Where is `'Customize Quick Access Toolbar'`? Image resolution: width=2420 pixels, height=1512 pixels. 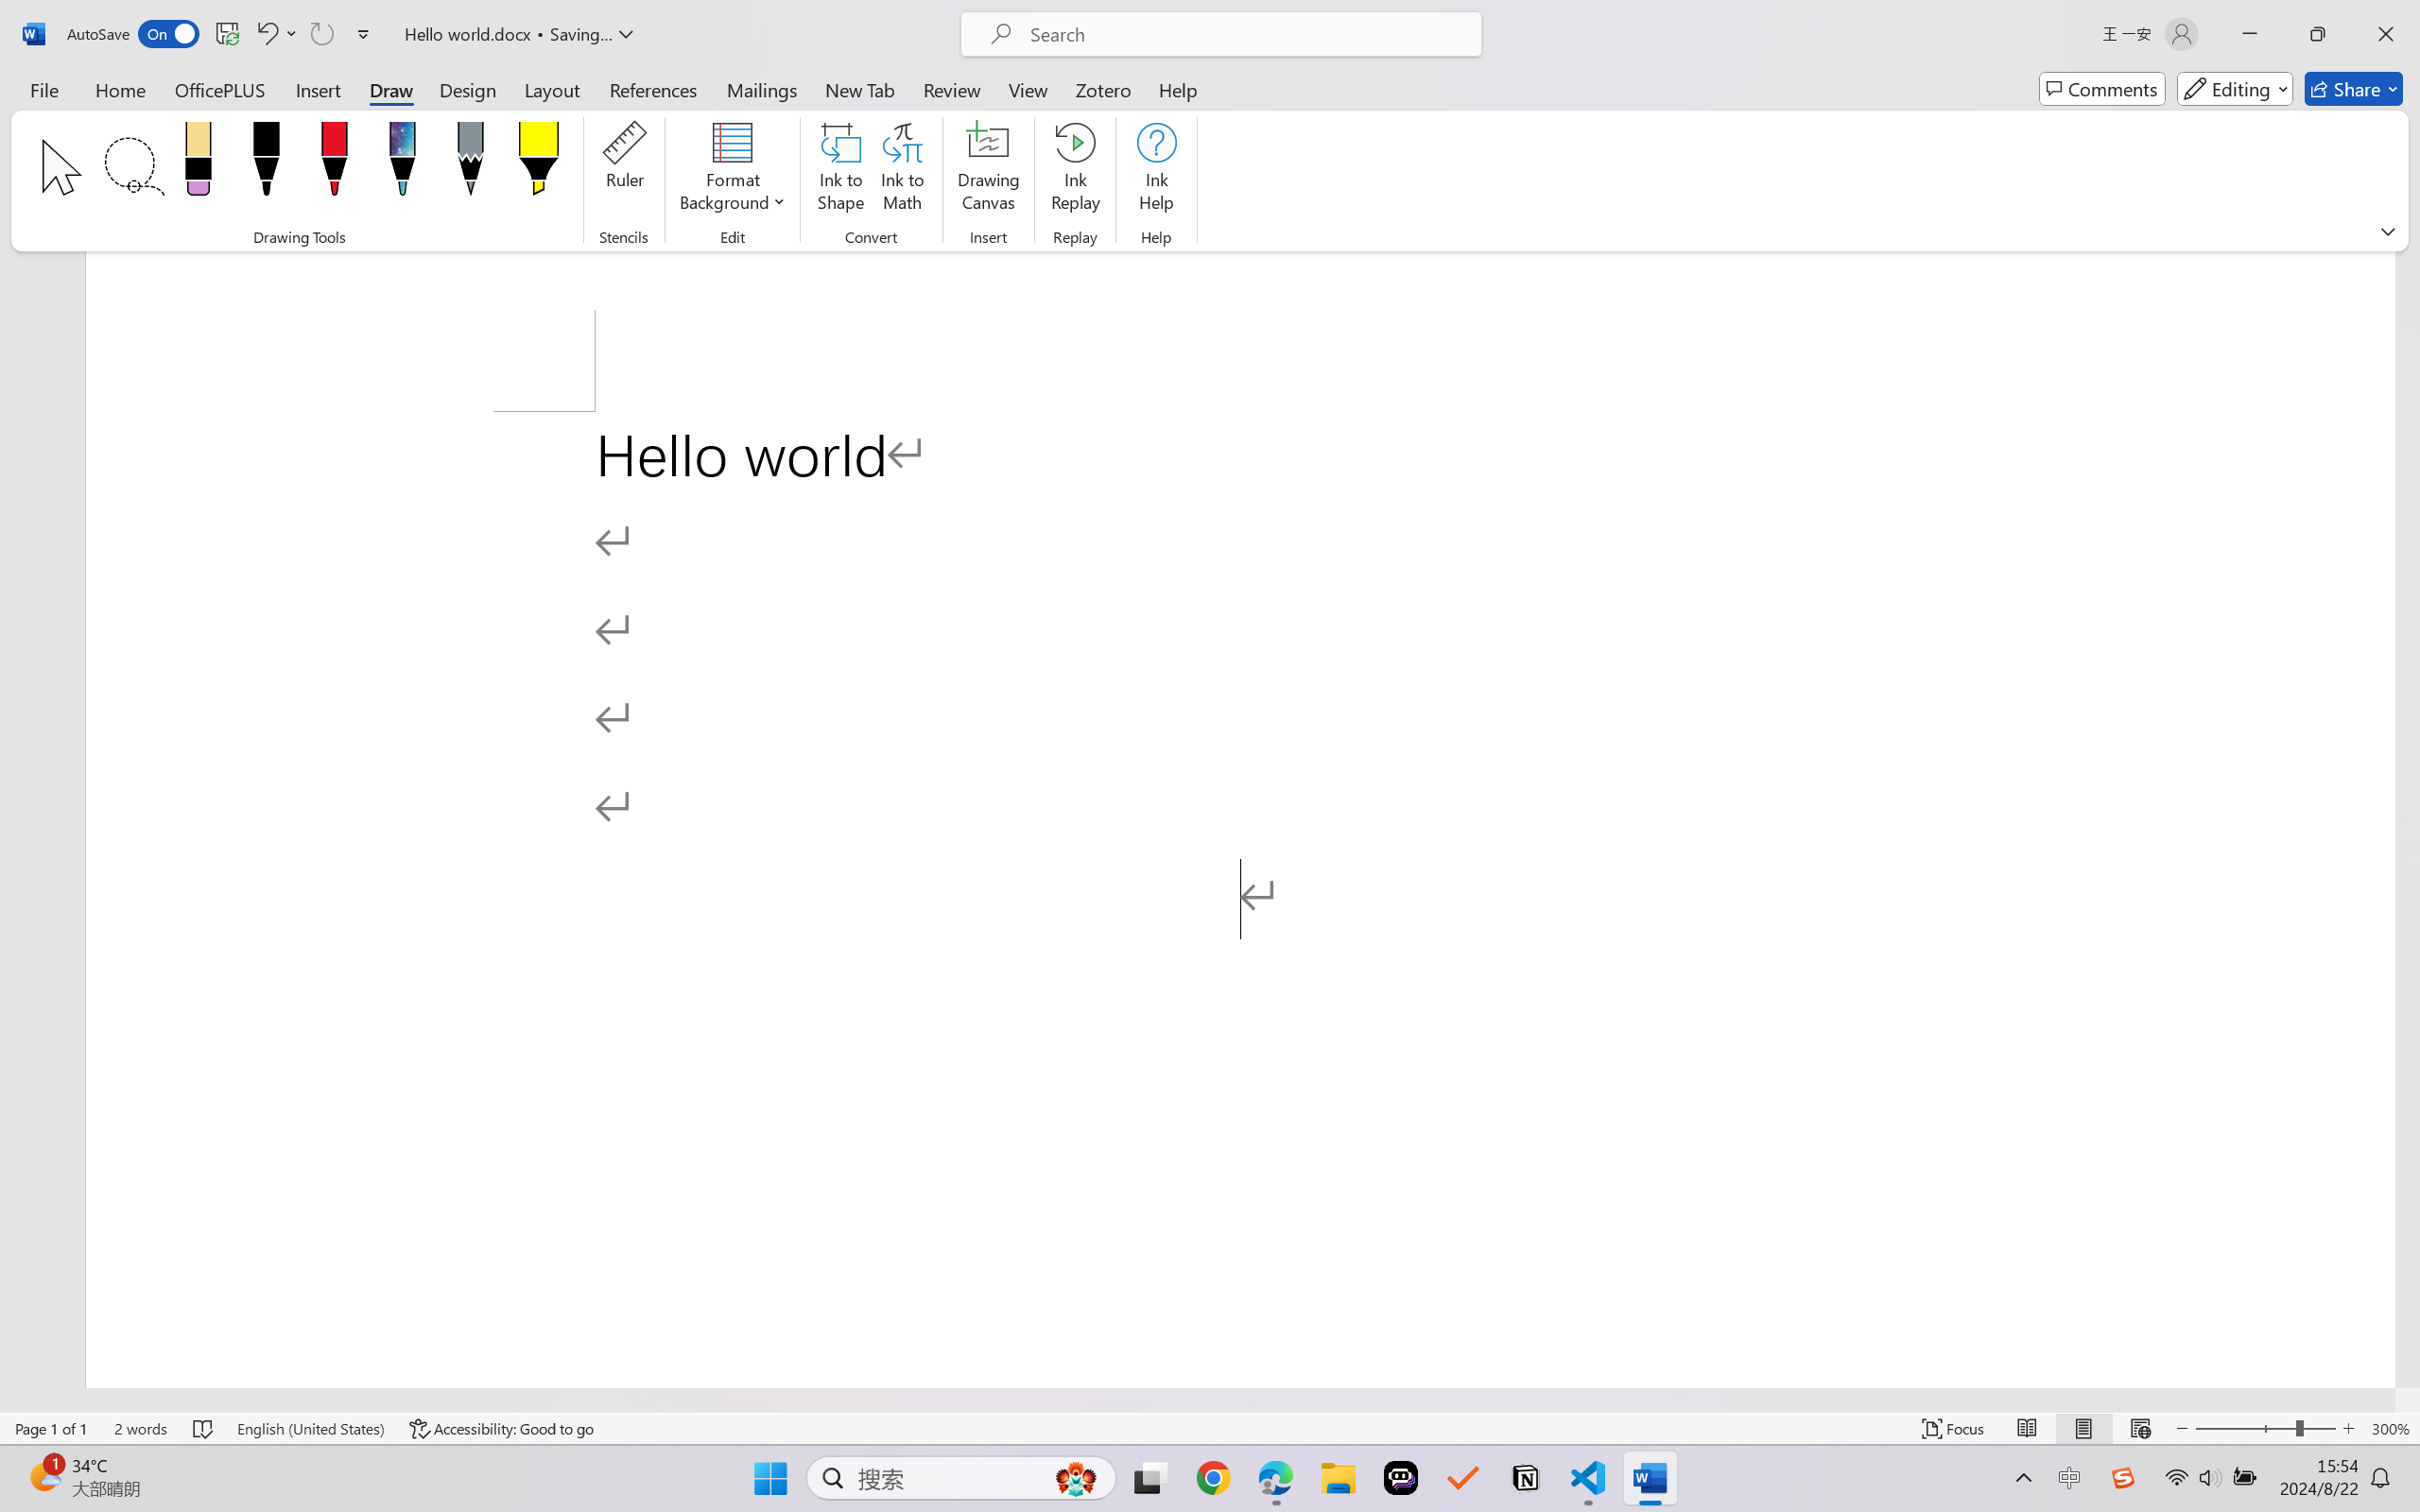
'Customize Quick Access Toolbar' is located at coordinates (363, 33).